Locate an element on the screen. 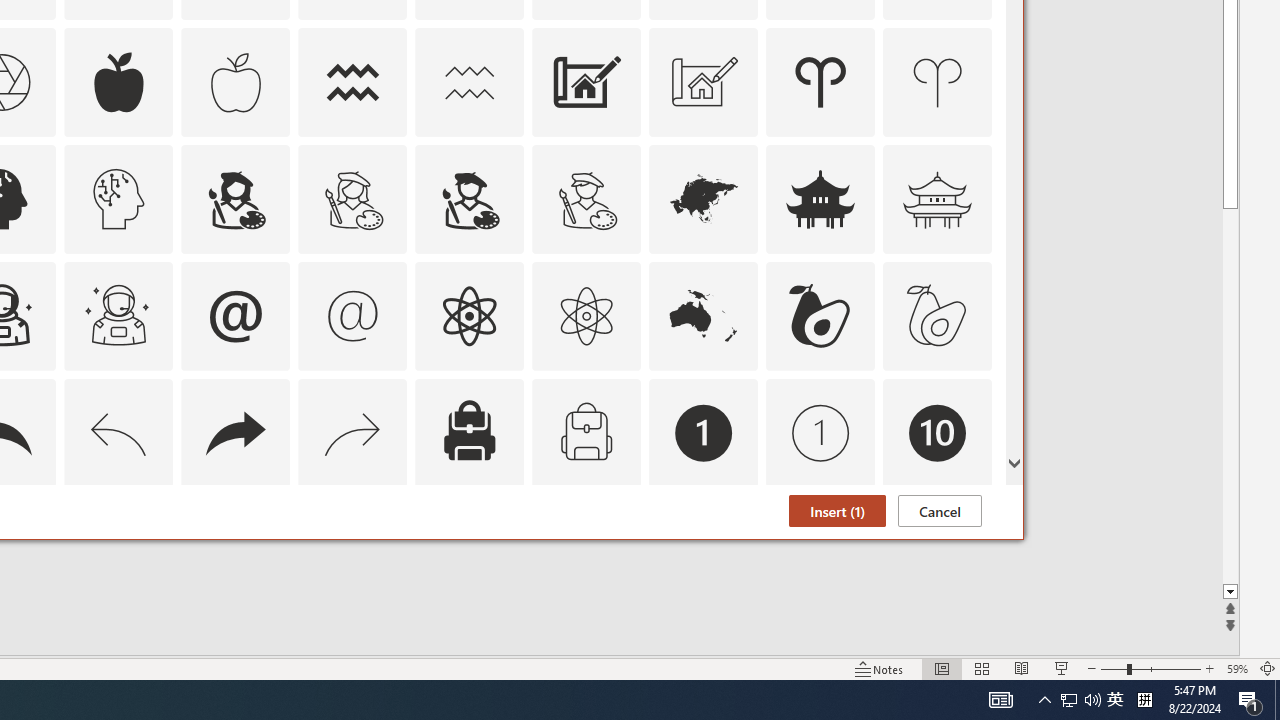 The width and height of the screenshot is (1280, 720). 'AutomationID: Icons_Aries_M' is located at coordinates (937, 81).